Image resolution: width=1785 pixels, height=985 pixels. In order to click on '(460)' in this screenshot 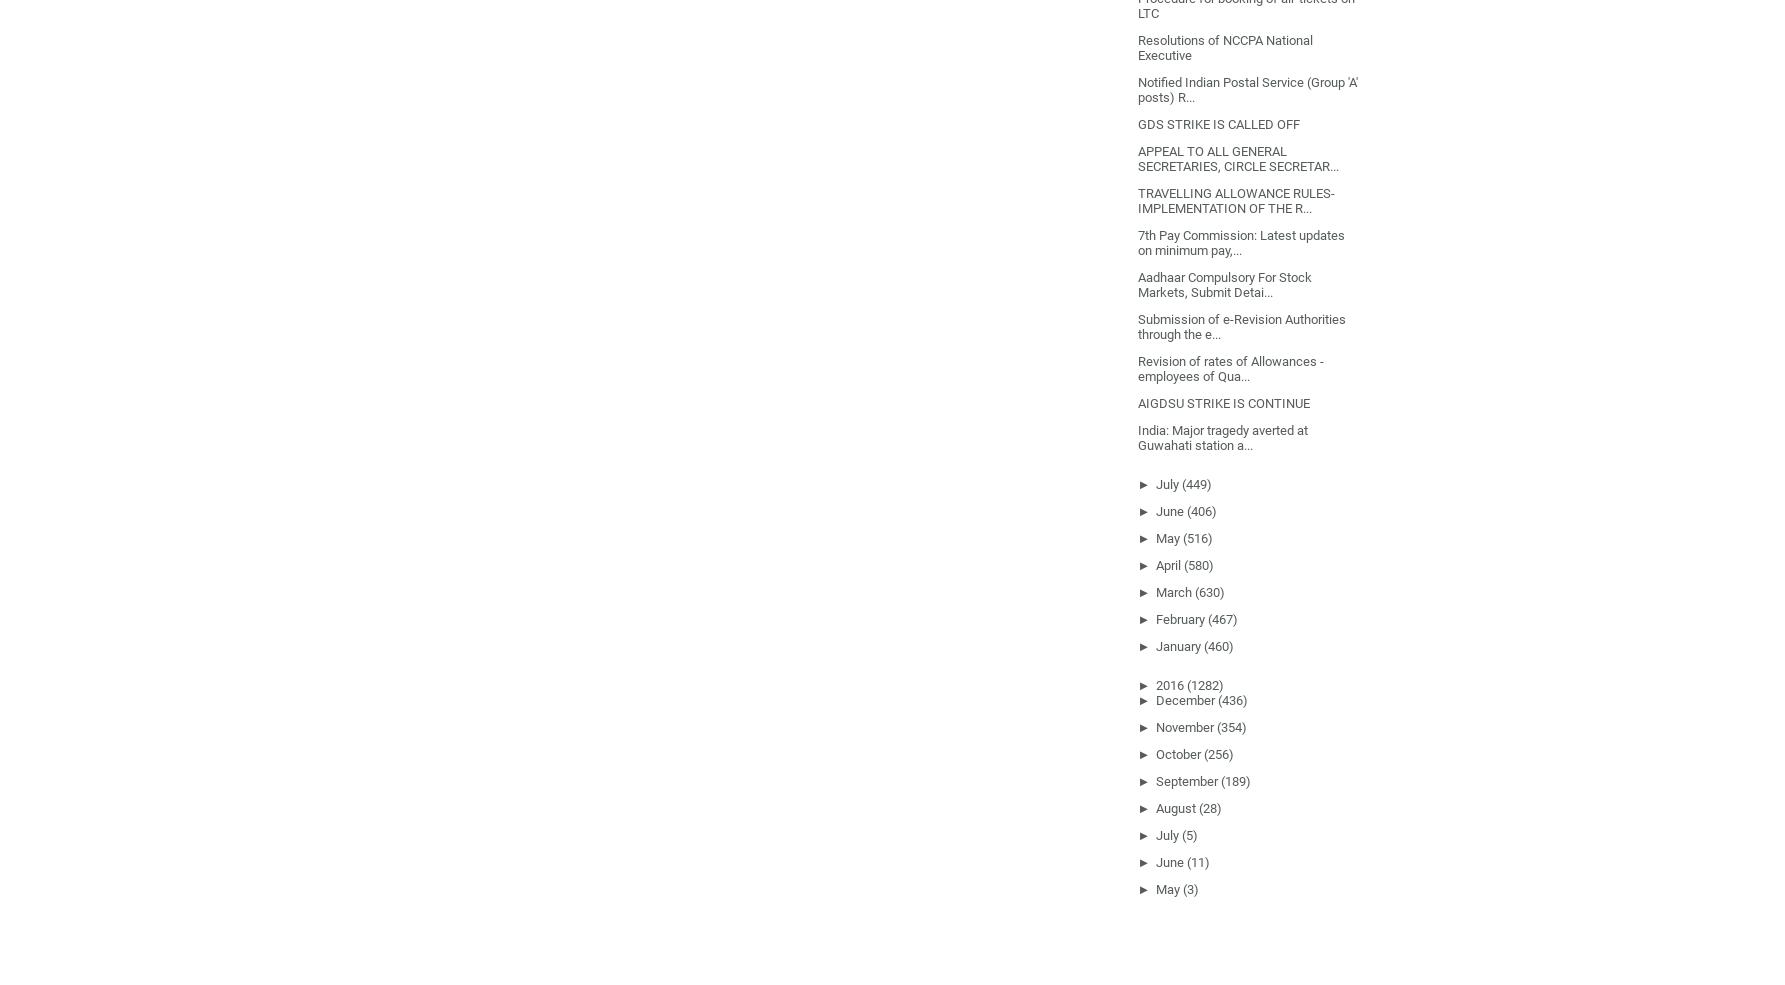, I will do `click(1202, 644)`.